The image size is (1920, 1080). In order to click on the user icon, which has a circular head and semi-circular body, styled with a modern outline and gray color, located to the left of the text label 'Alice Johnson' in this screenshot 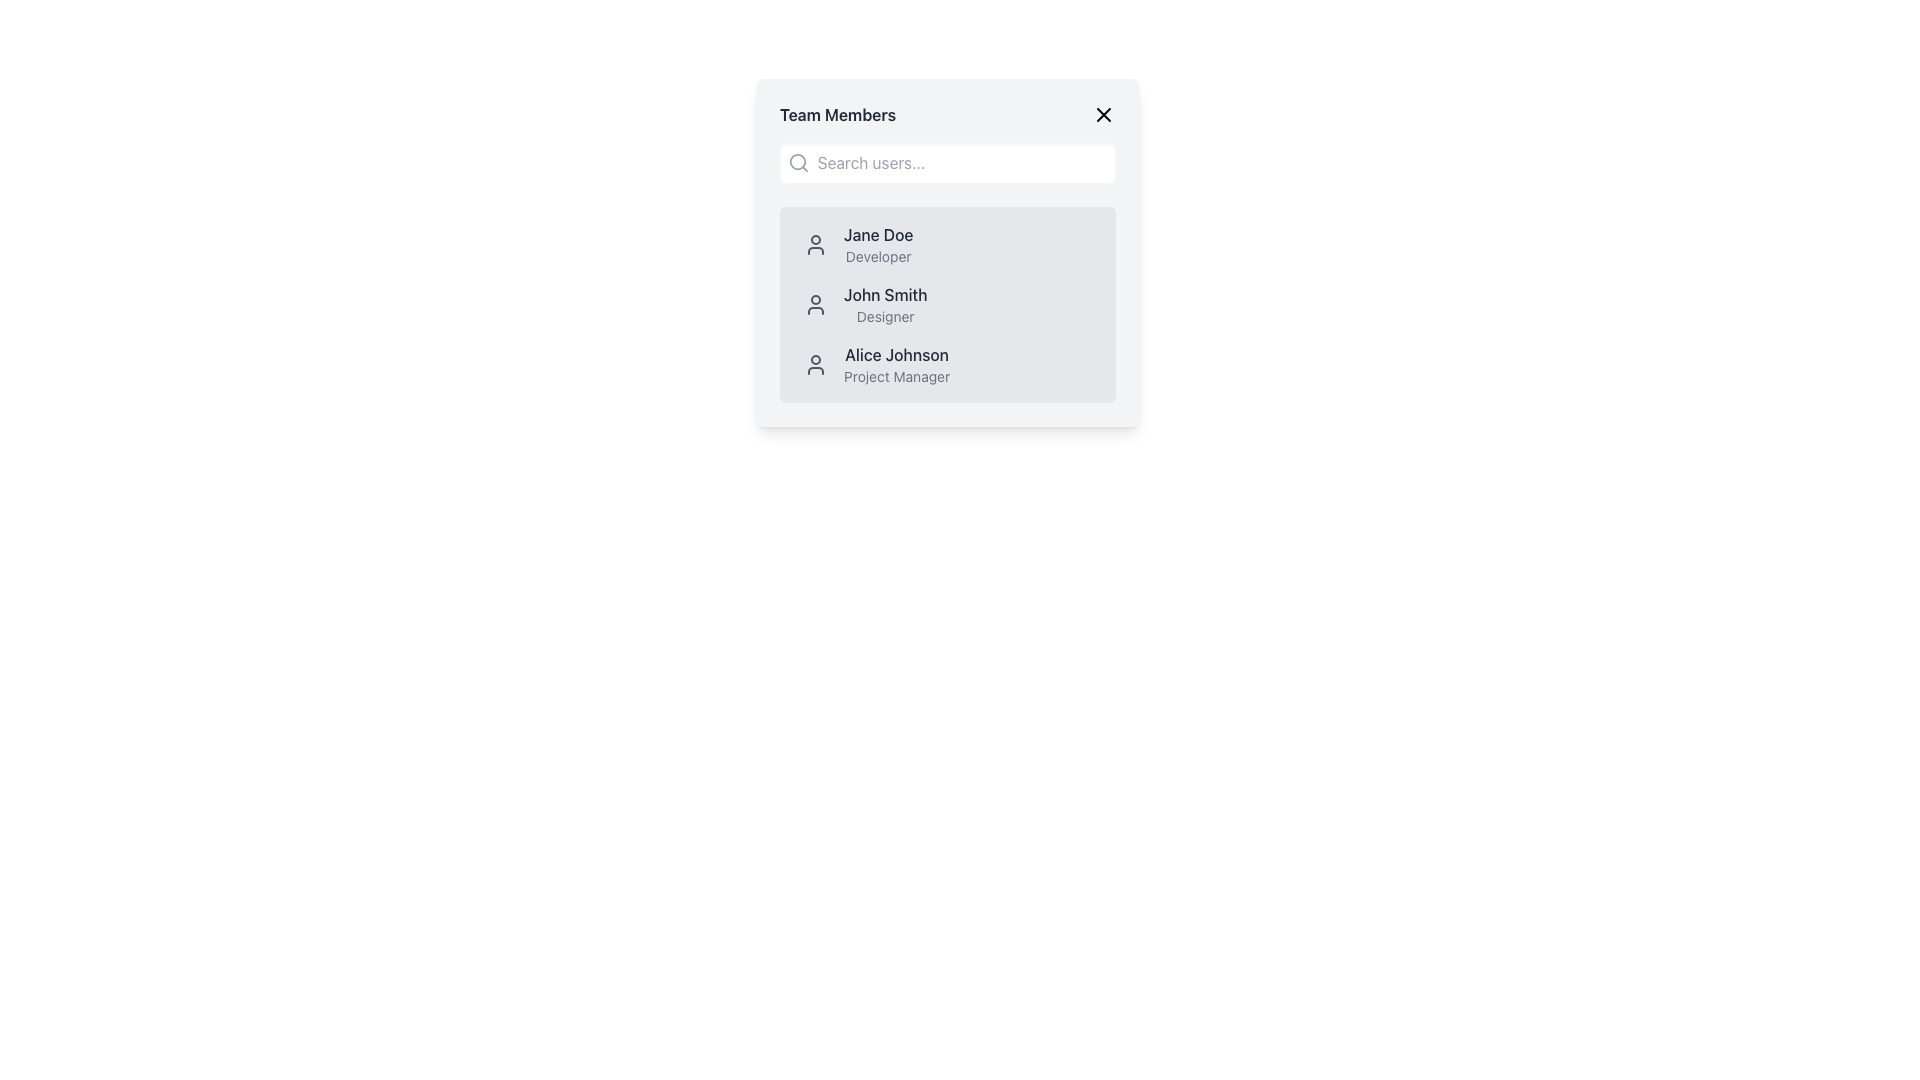, I will do `click(816, 365)`.